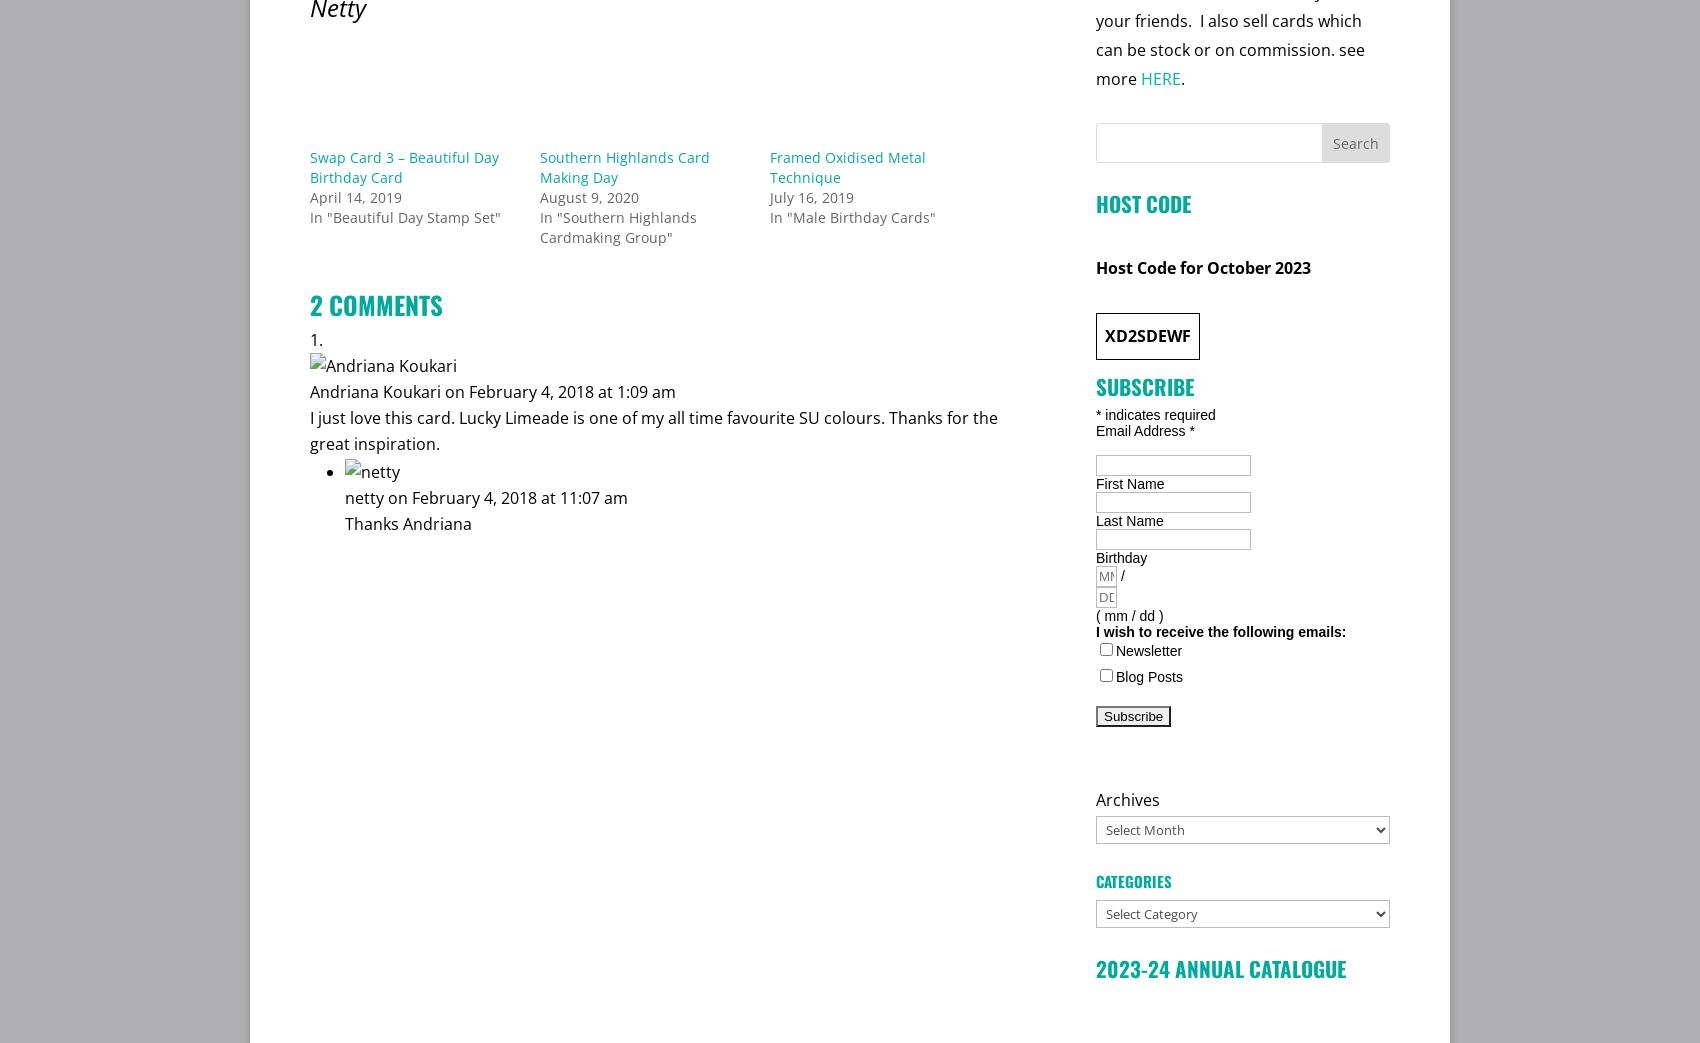 The width and height of the screenshot is (1700, 1043). I want to click on 'Blog Posts', so click(1149, 675).